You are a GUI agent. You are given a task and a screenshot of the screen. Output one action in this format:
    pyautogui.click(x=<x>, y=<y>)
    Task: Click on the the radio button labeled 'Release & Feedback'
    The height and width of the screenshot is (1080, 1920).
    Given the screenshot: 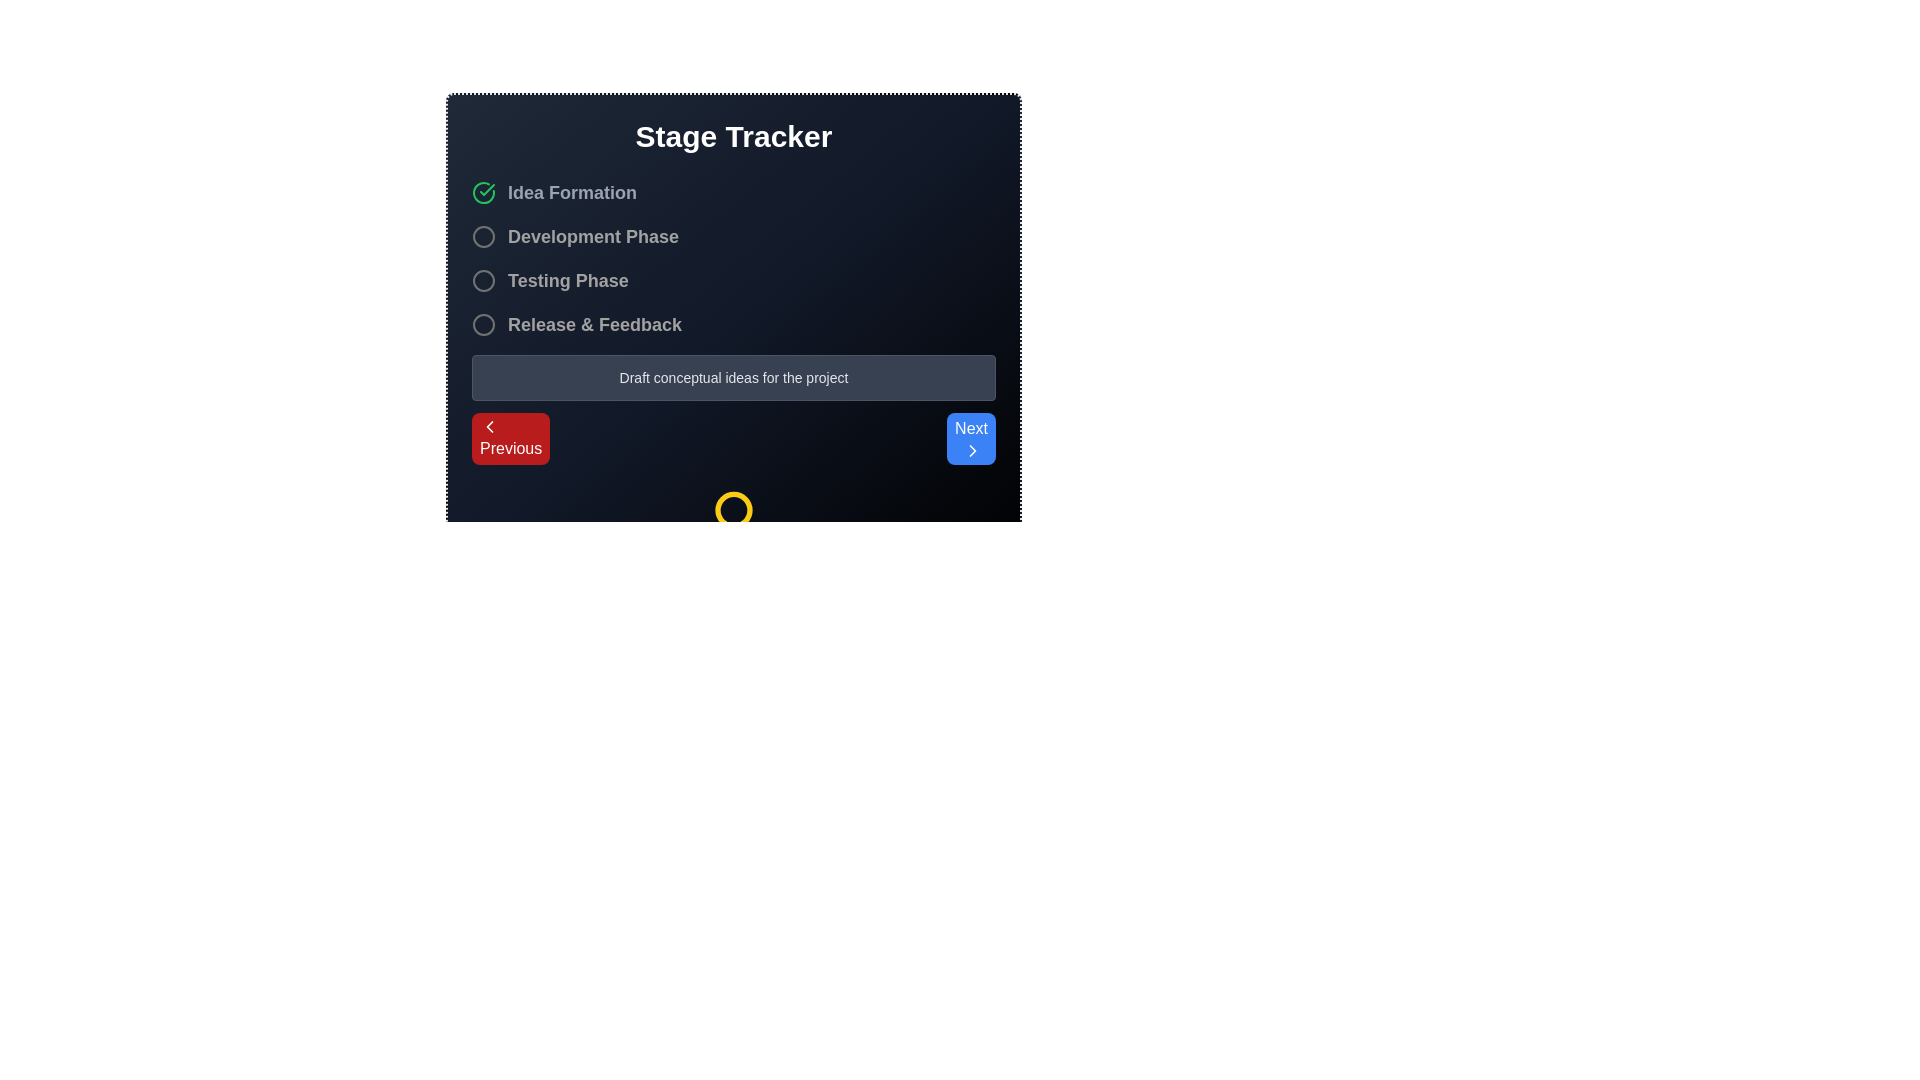 What is the action you would take?
    pyautogui.click(x=733, y=323)
    